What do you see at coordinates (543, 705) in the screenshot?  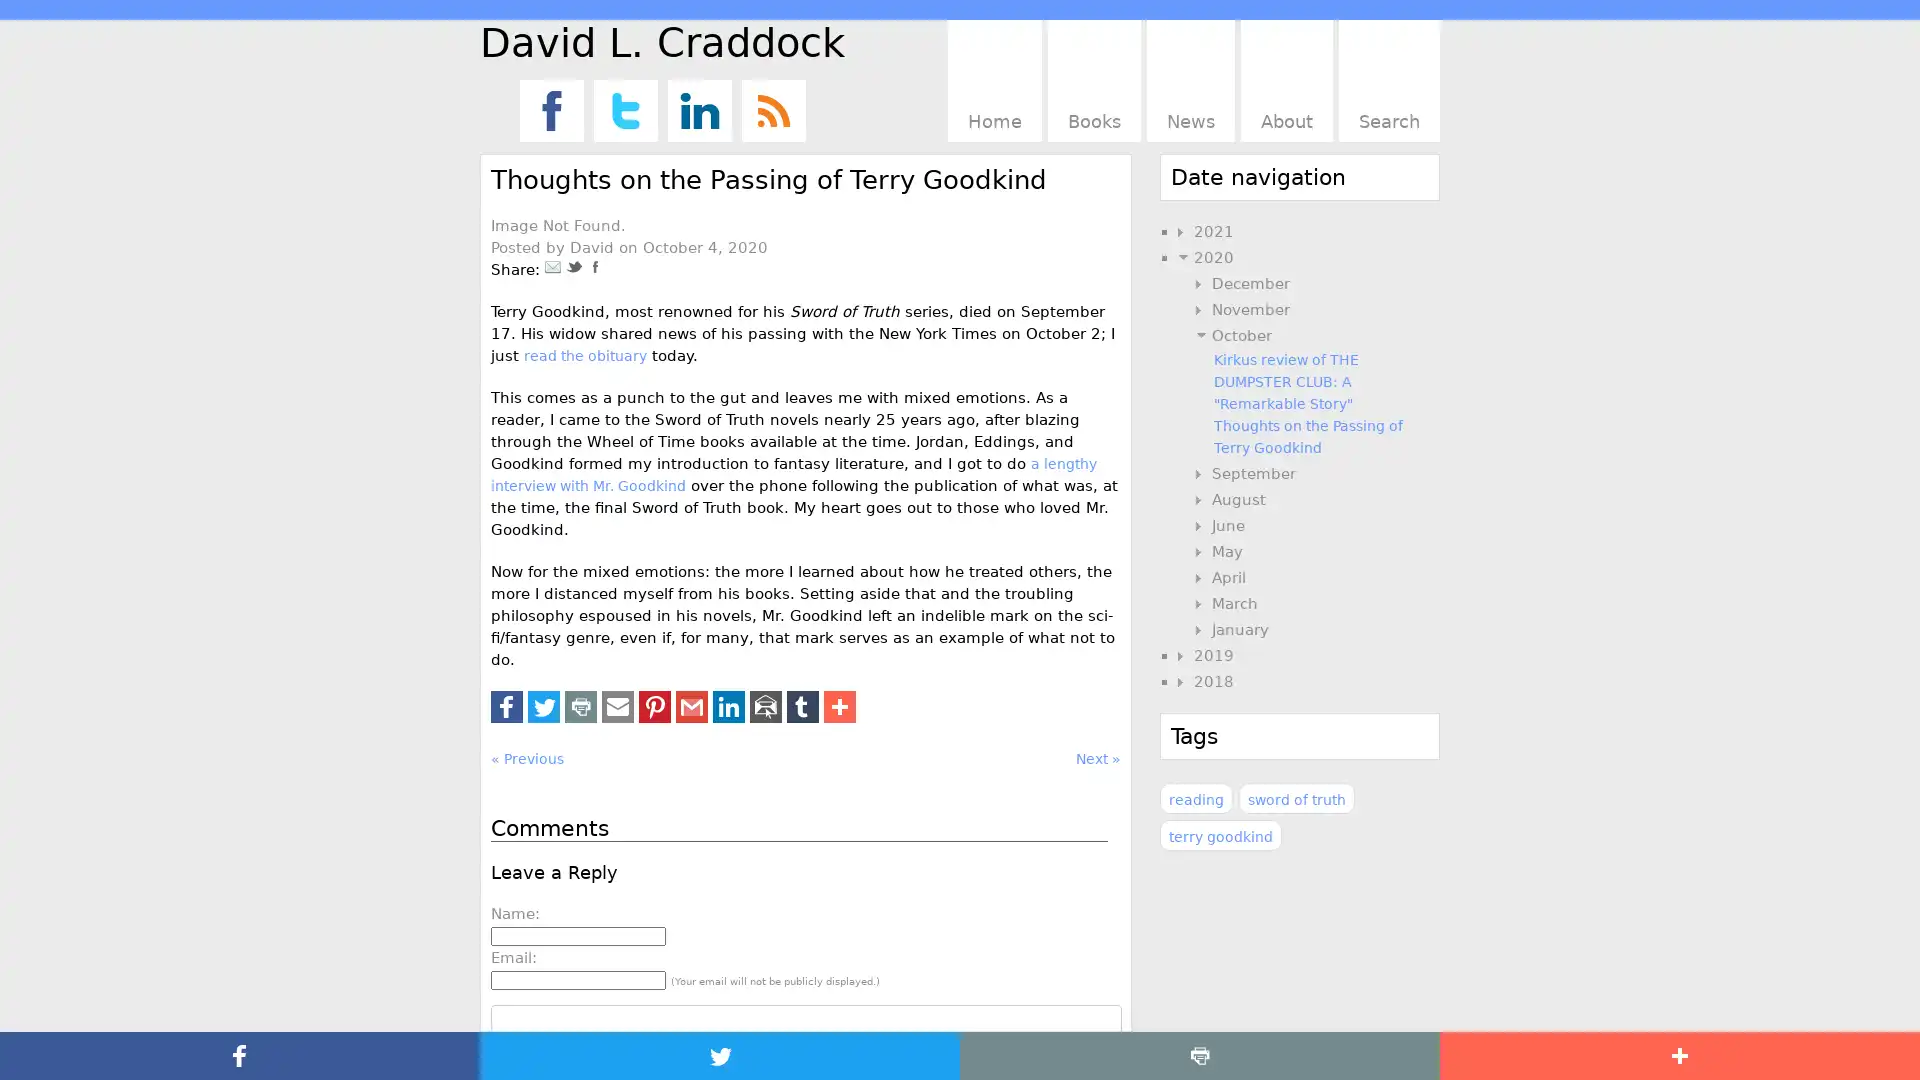 I see `Share to Twitter` at bounding box center [543, 705].